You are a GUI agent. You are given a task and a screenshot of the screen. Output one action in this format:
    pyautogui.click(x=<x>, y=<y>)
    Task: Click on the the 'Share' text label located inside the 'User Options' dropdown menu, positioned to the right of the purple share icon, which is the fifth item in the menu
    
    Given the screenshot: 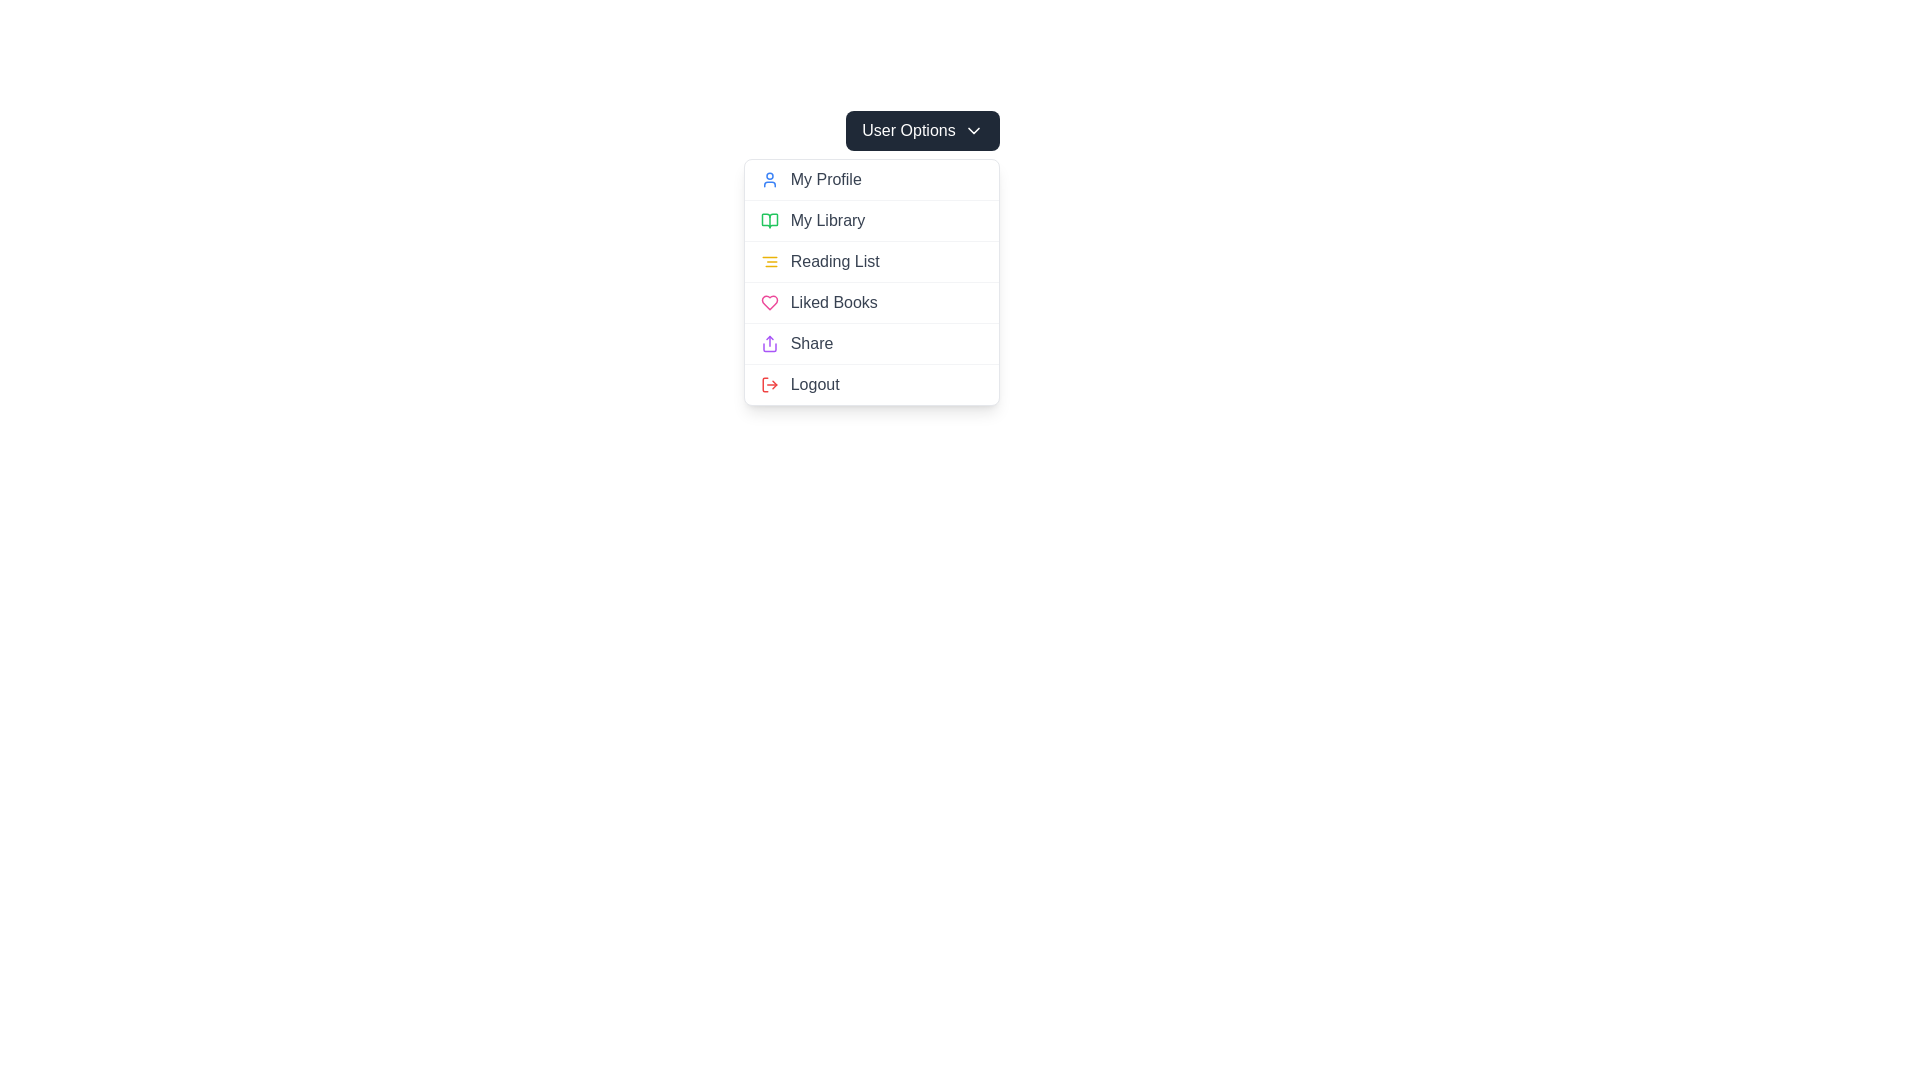 What is the action you would take?
    pyautogui.click(x=811, y=342)
    